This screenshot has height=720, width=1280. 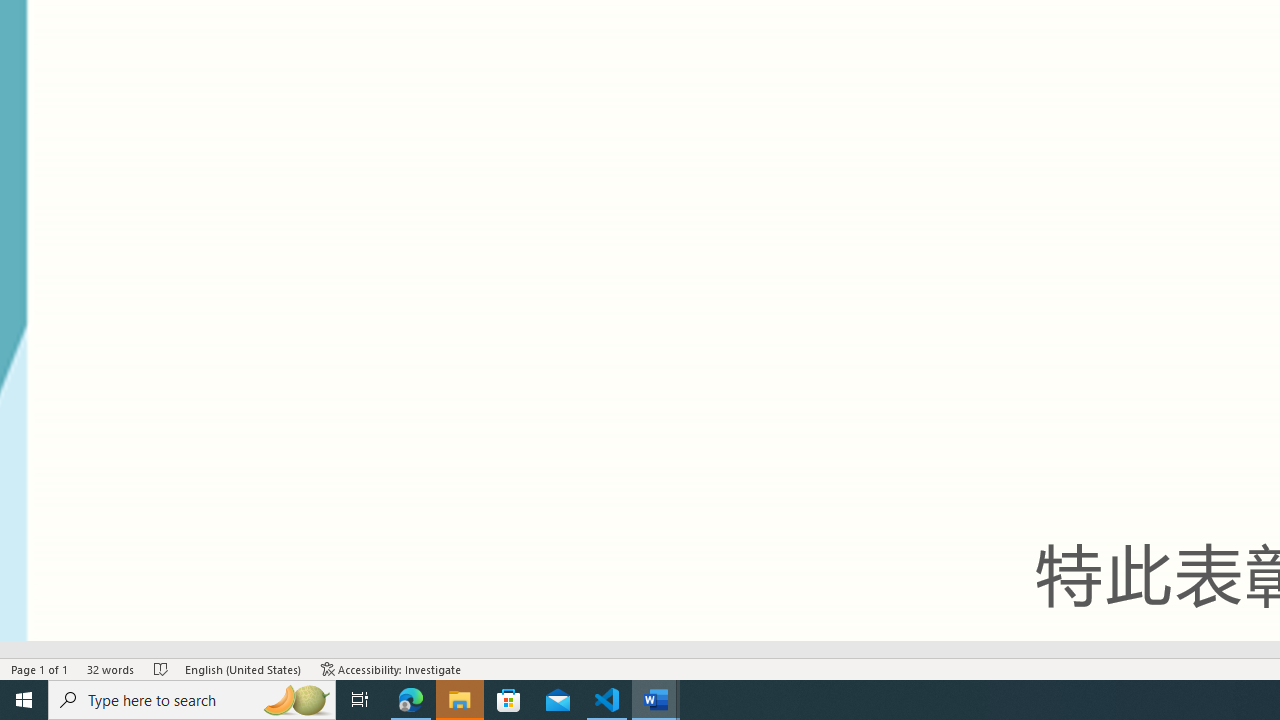 What do you see at coordinates (509, 698) in the screenshot?
I see `'Microsoft Store'` at bounding box center [509, 698].